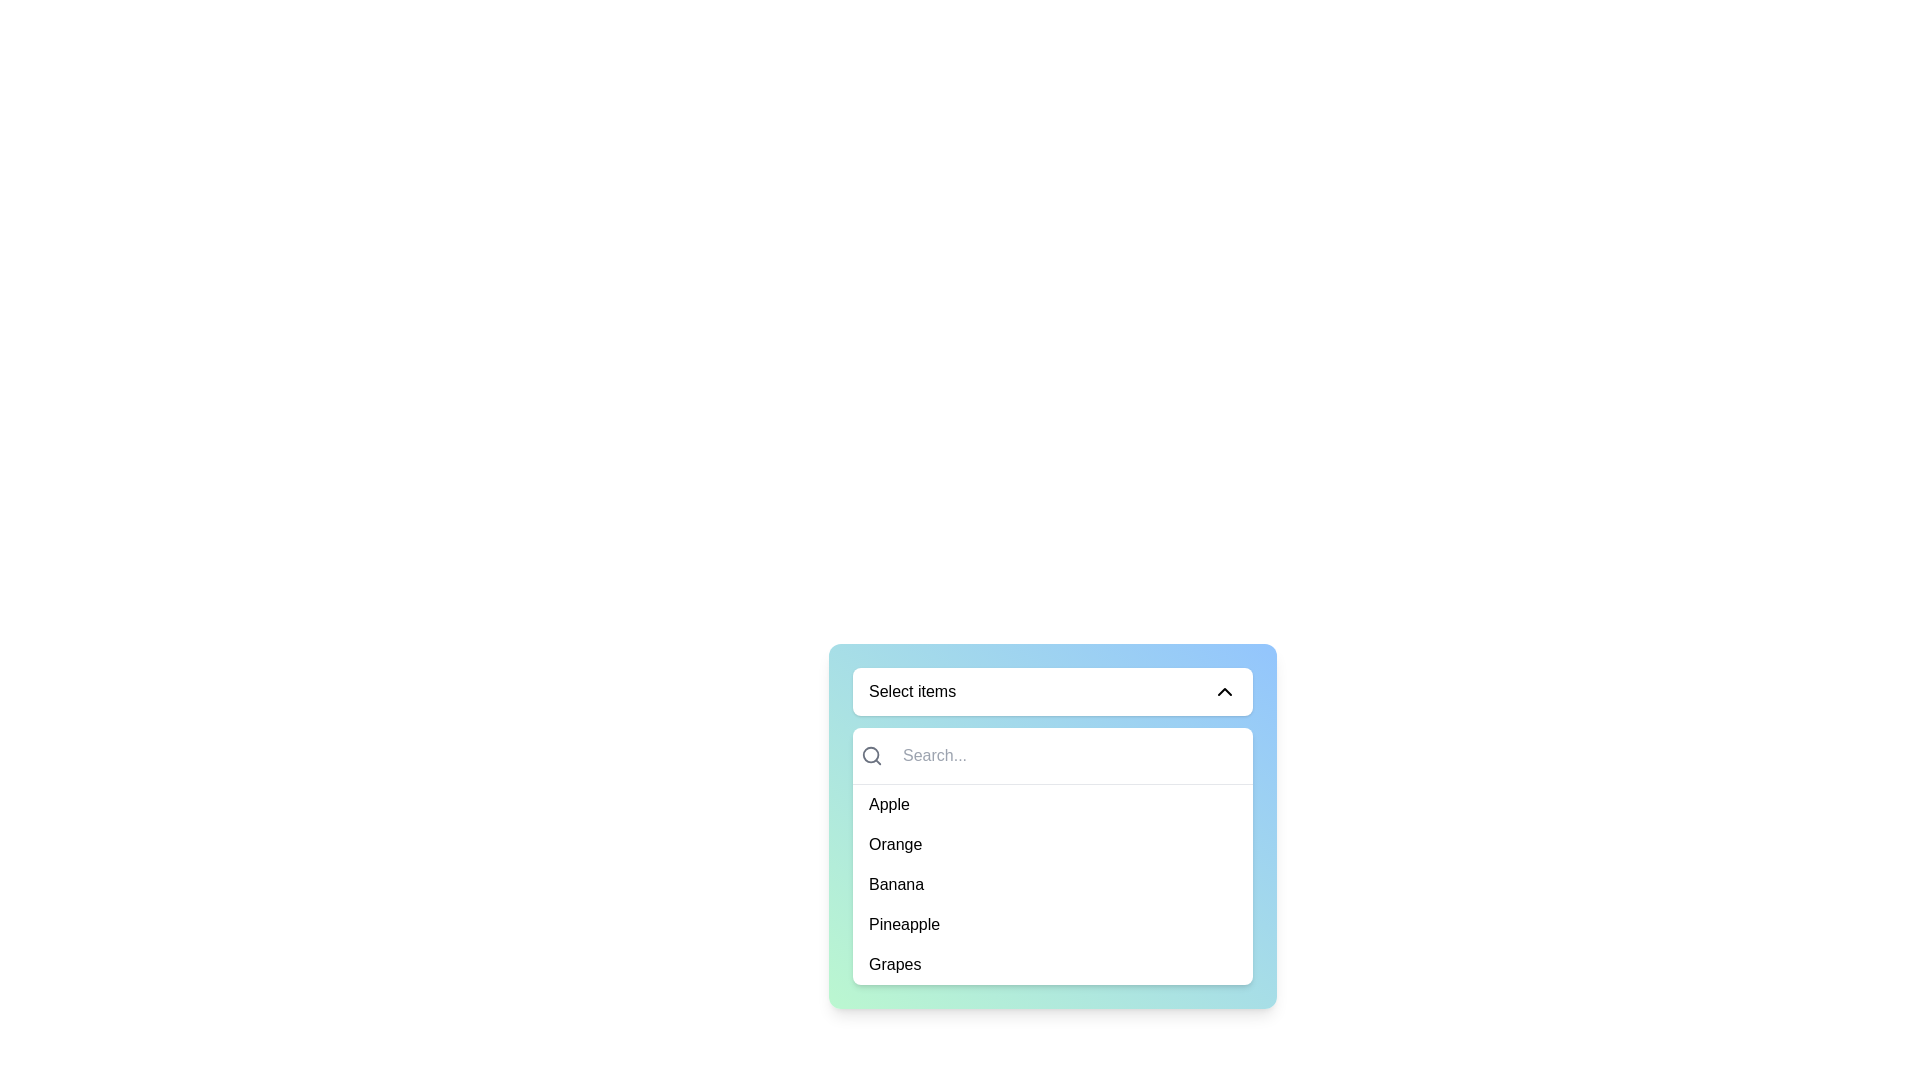 Image resolution: width=1920 pixels, height=1080 pixels. Describe the element at coordinates (1051, 963) in the screenshot. I see `the selectable menu item labeled 'Grapes'` at that location.